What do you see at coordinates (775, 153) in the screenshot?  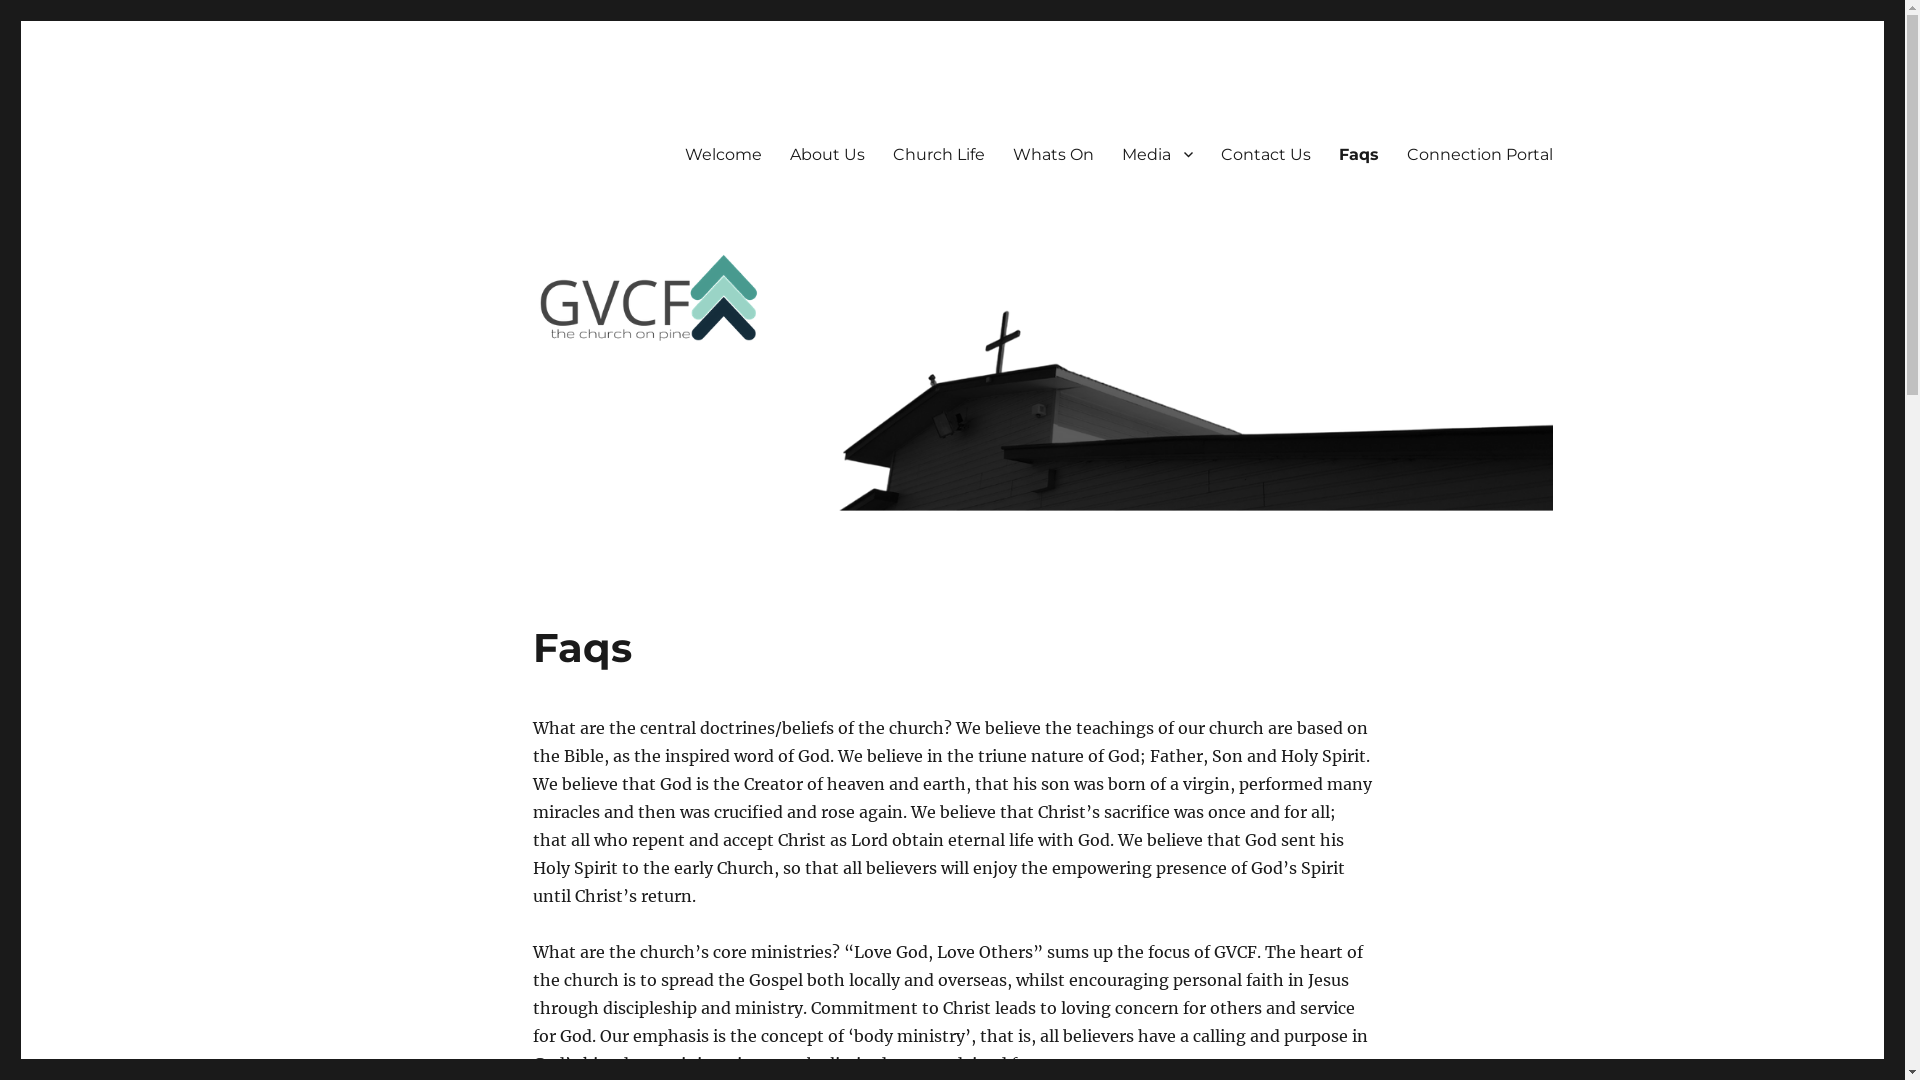 I see `'About Us'` at bounding box center [775, 153].